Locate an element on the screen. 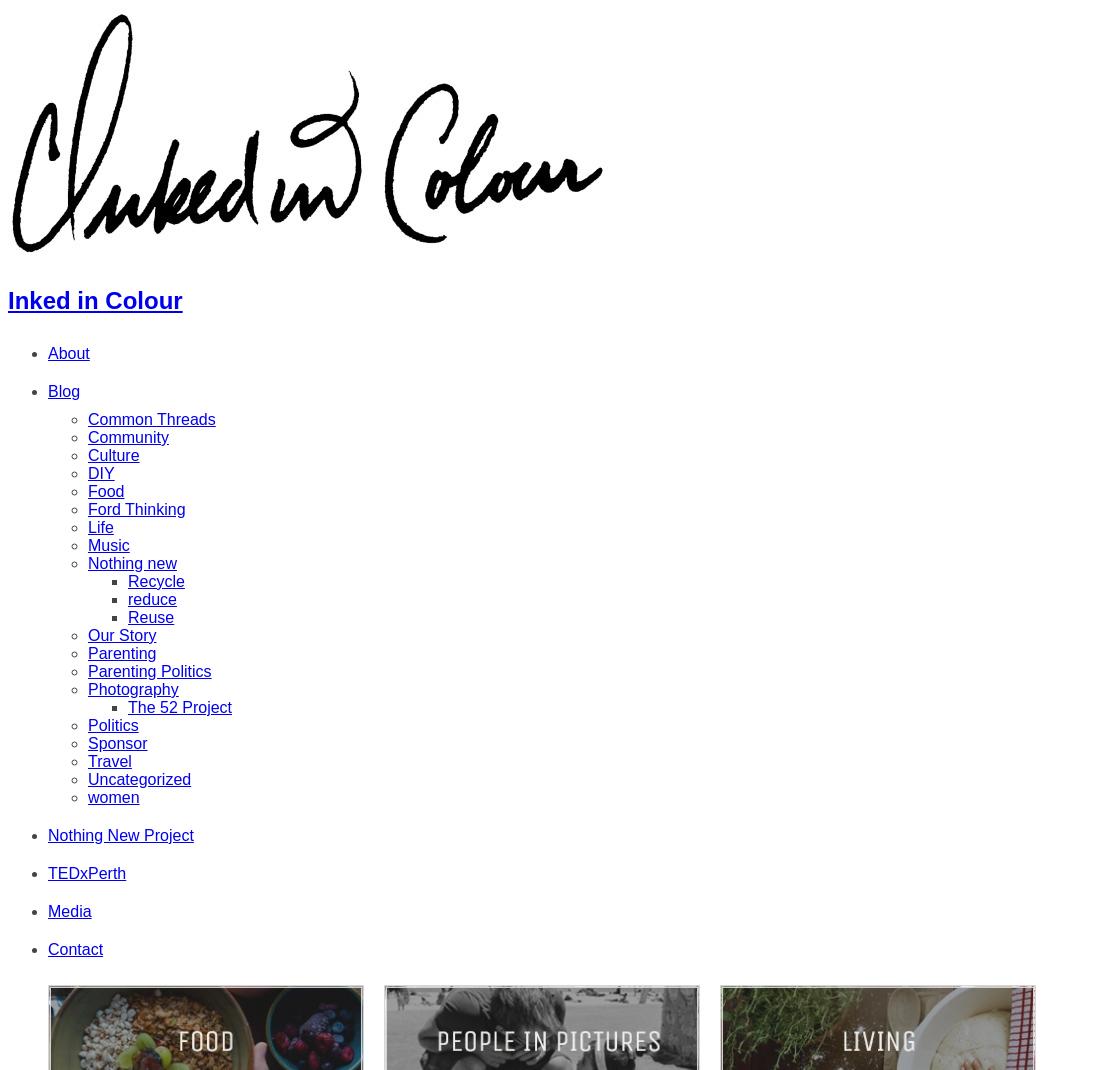  'Parenting Politics' is located at coordinates (148, 670).